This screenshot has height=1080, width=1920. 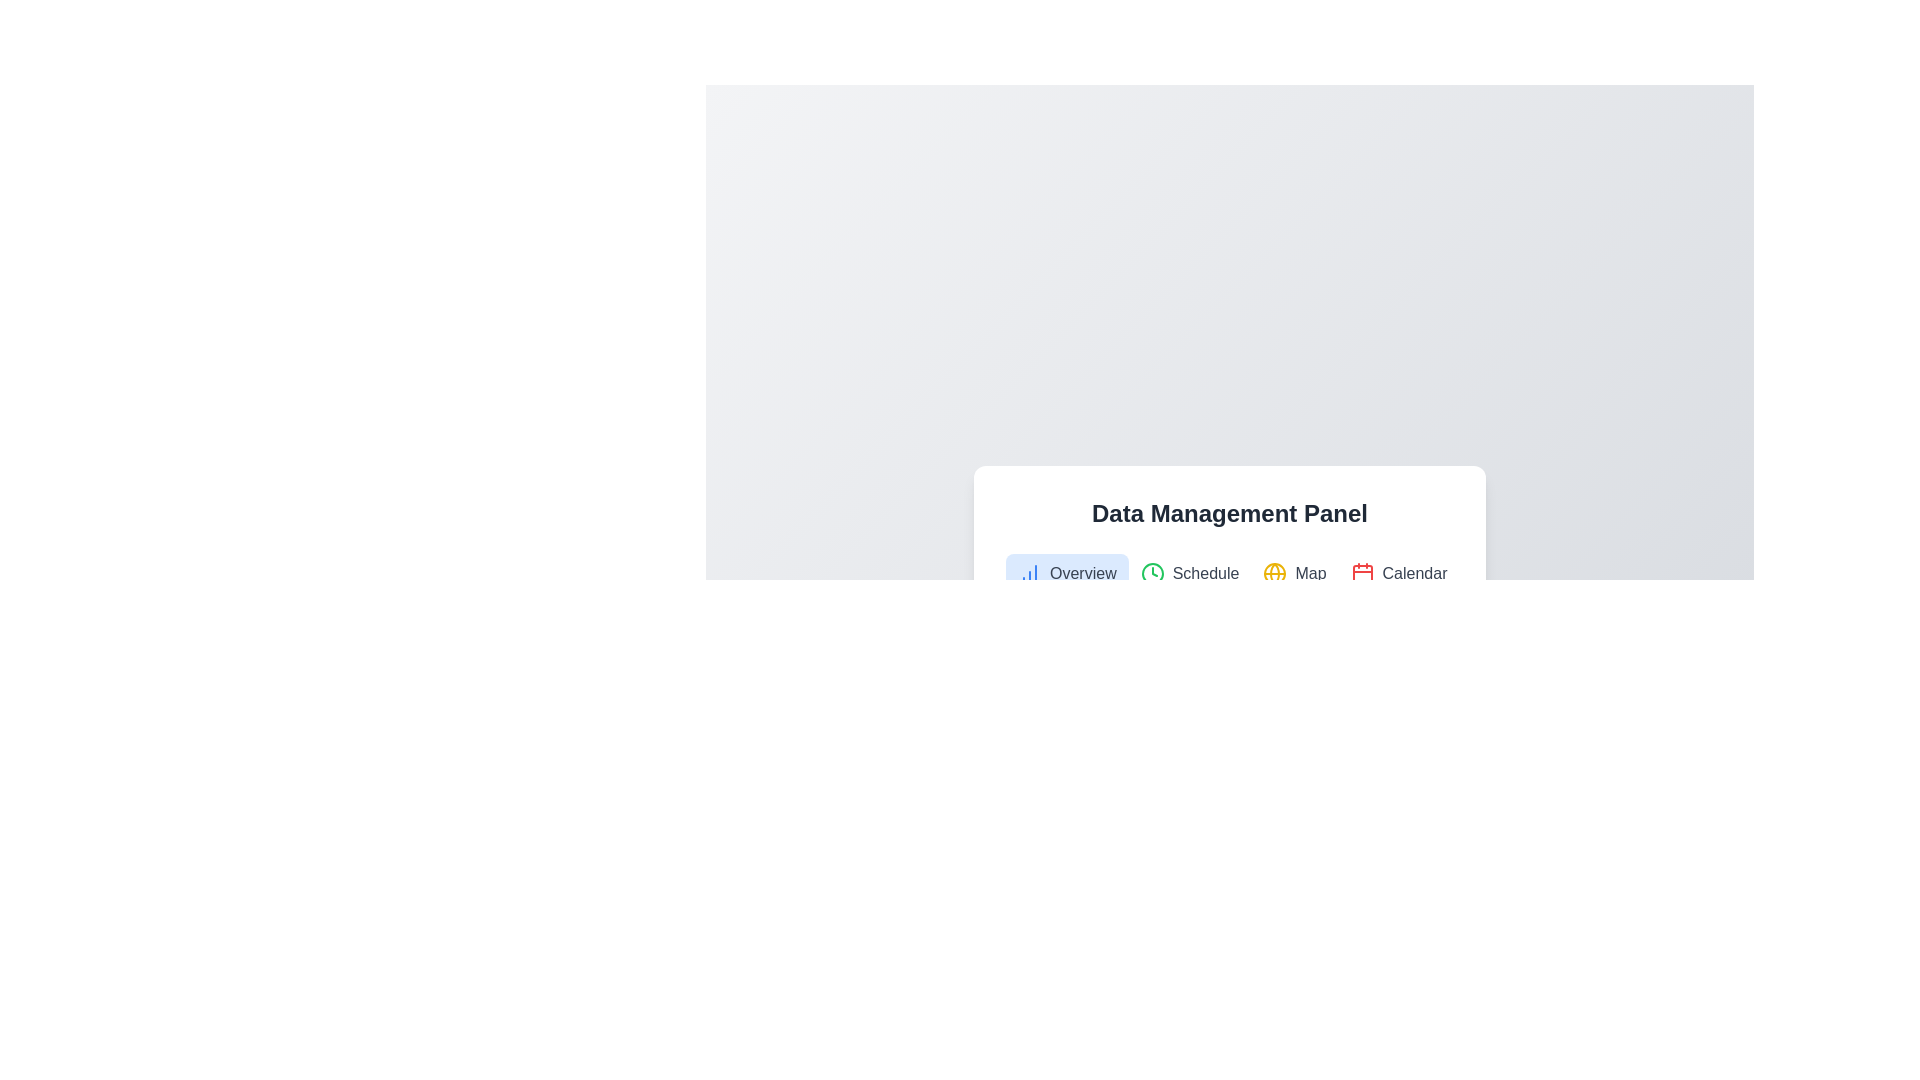 What do you see at coordinates (1397, 574) in the screenshot?
I see `the Navigation Button labeled 'Calendar' which features a red calendar icon` at bounding box center [1397, 574].